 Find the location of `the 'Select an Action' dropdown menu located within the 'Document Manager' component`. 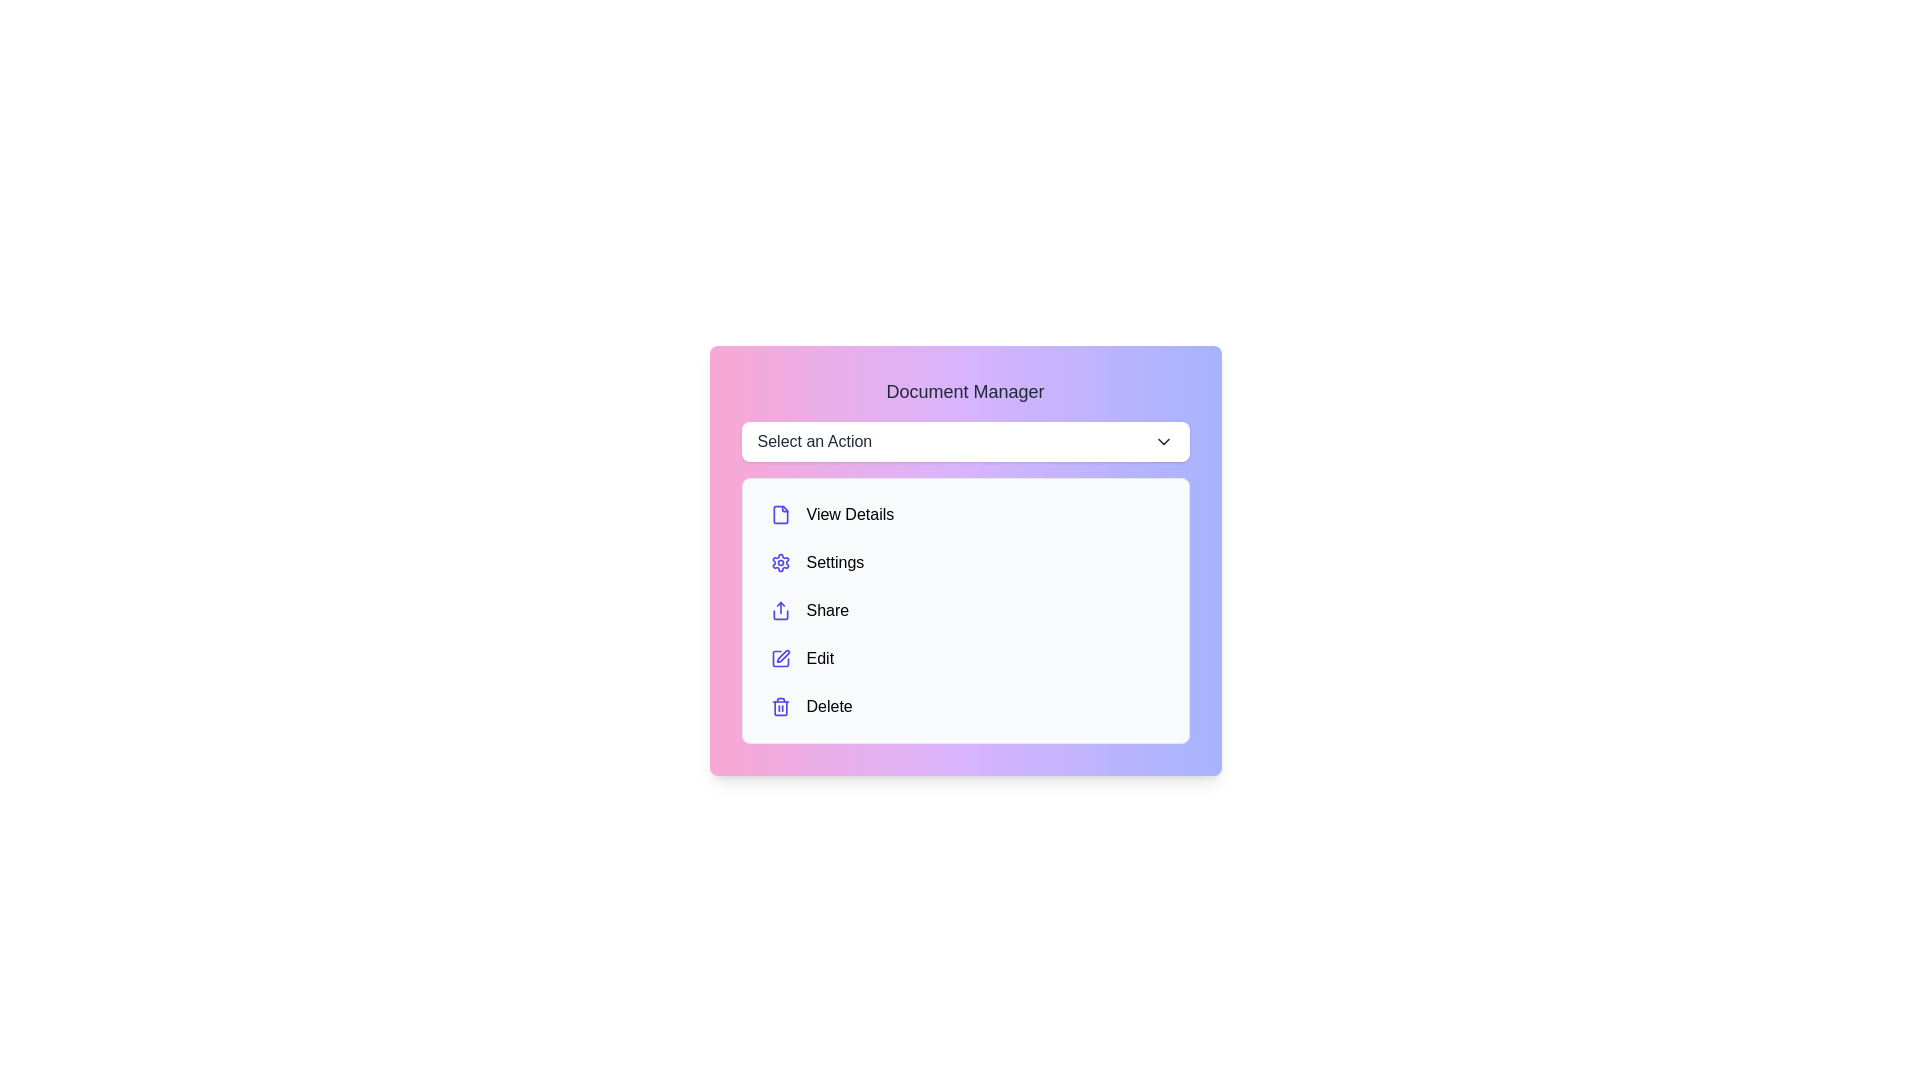

the 'Select an Action' dropdown menu located within the 'Document Manager' component is located at coordinates (965, 441).